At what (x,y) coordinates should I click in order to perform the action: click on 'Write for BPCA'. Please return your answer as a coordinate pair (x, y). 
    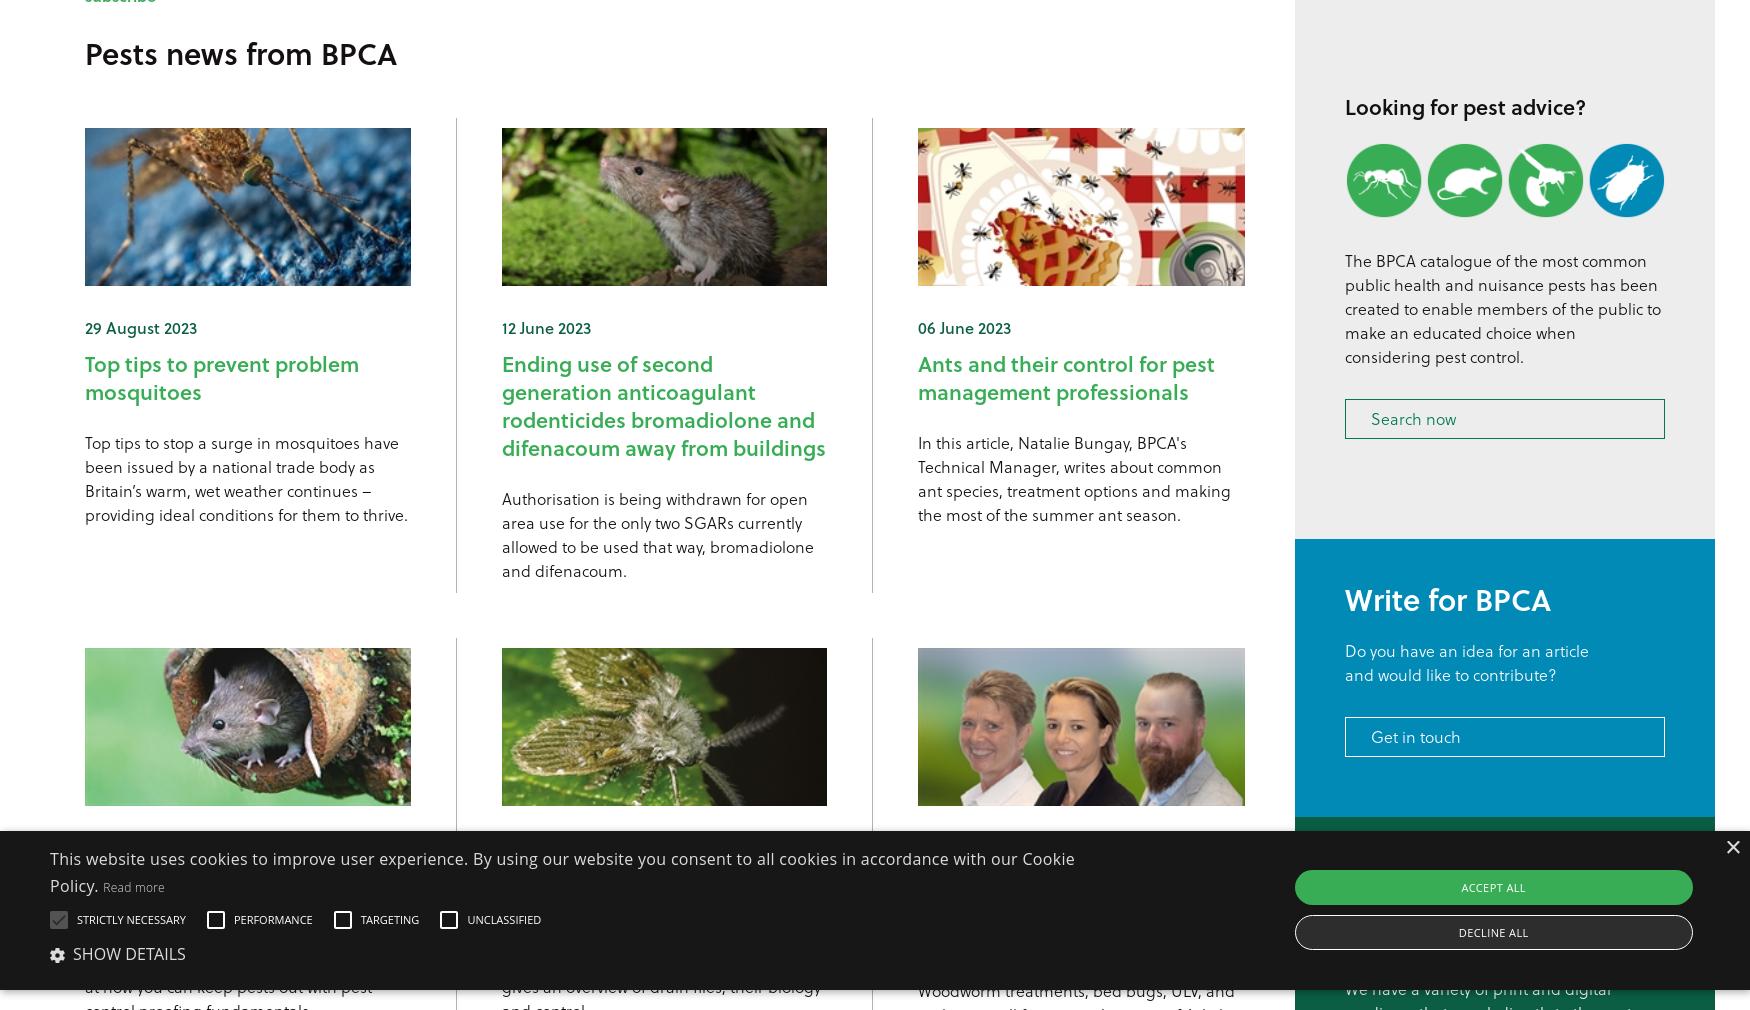
    Looking at the image, I should click on (1447, 597).